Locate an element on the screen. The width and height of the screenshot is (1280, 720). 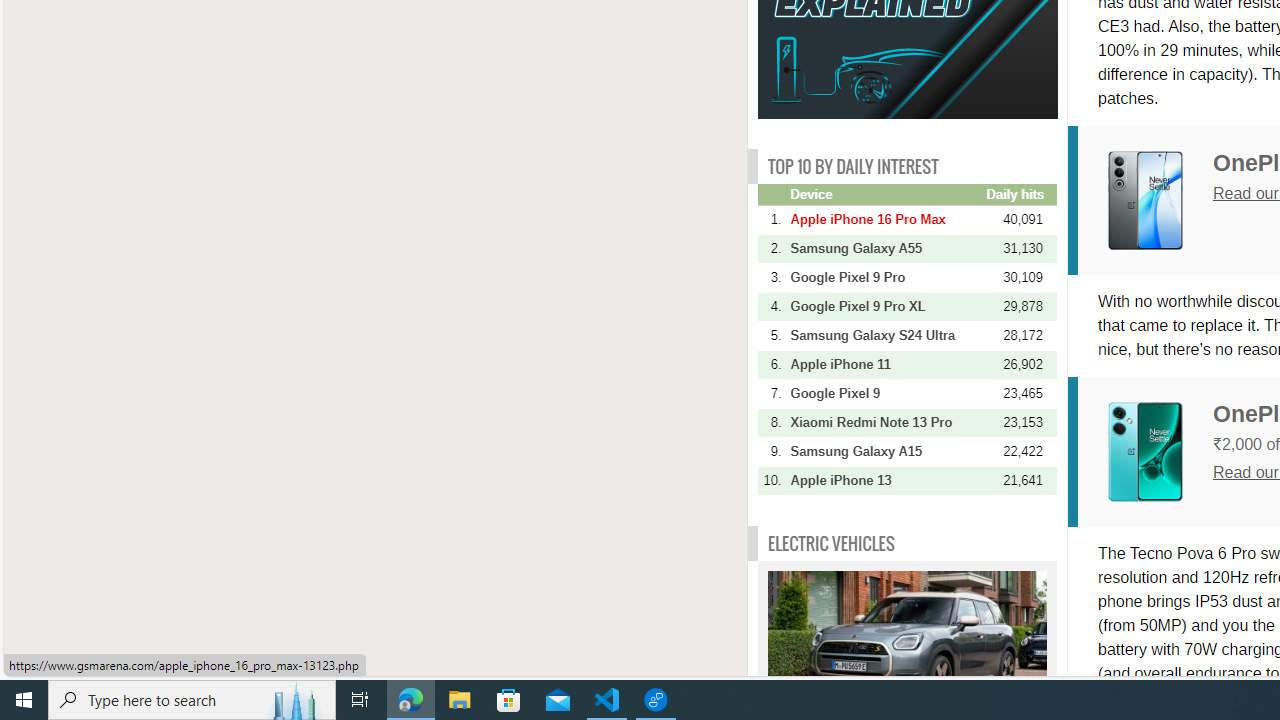
'Apple iPhone 16 Pro Max' is located at coordinates (885, 219).